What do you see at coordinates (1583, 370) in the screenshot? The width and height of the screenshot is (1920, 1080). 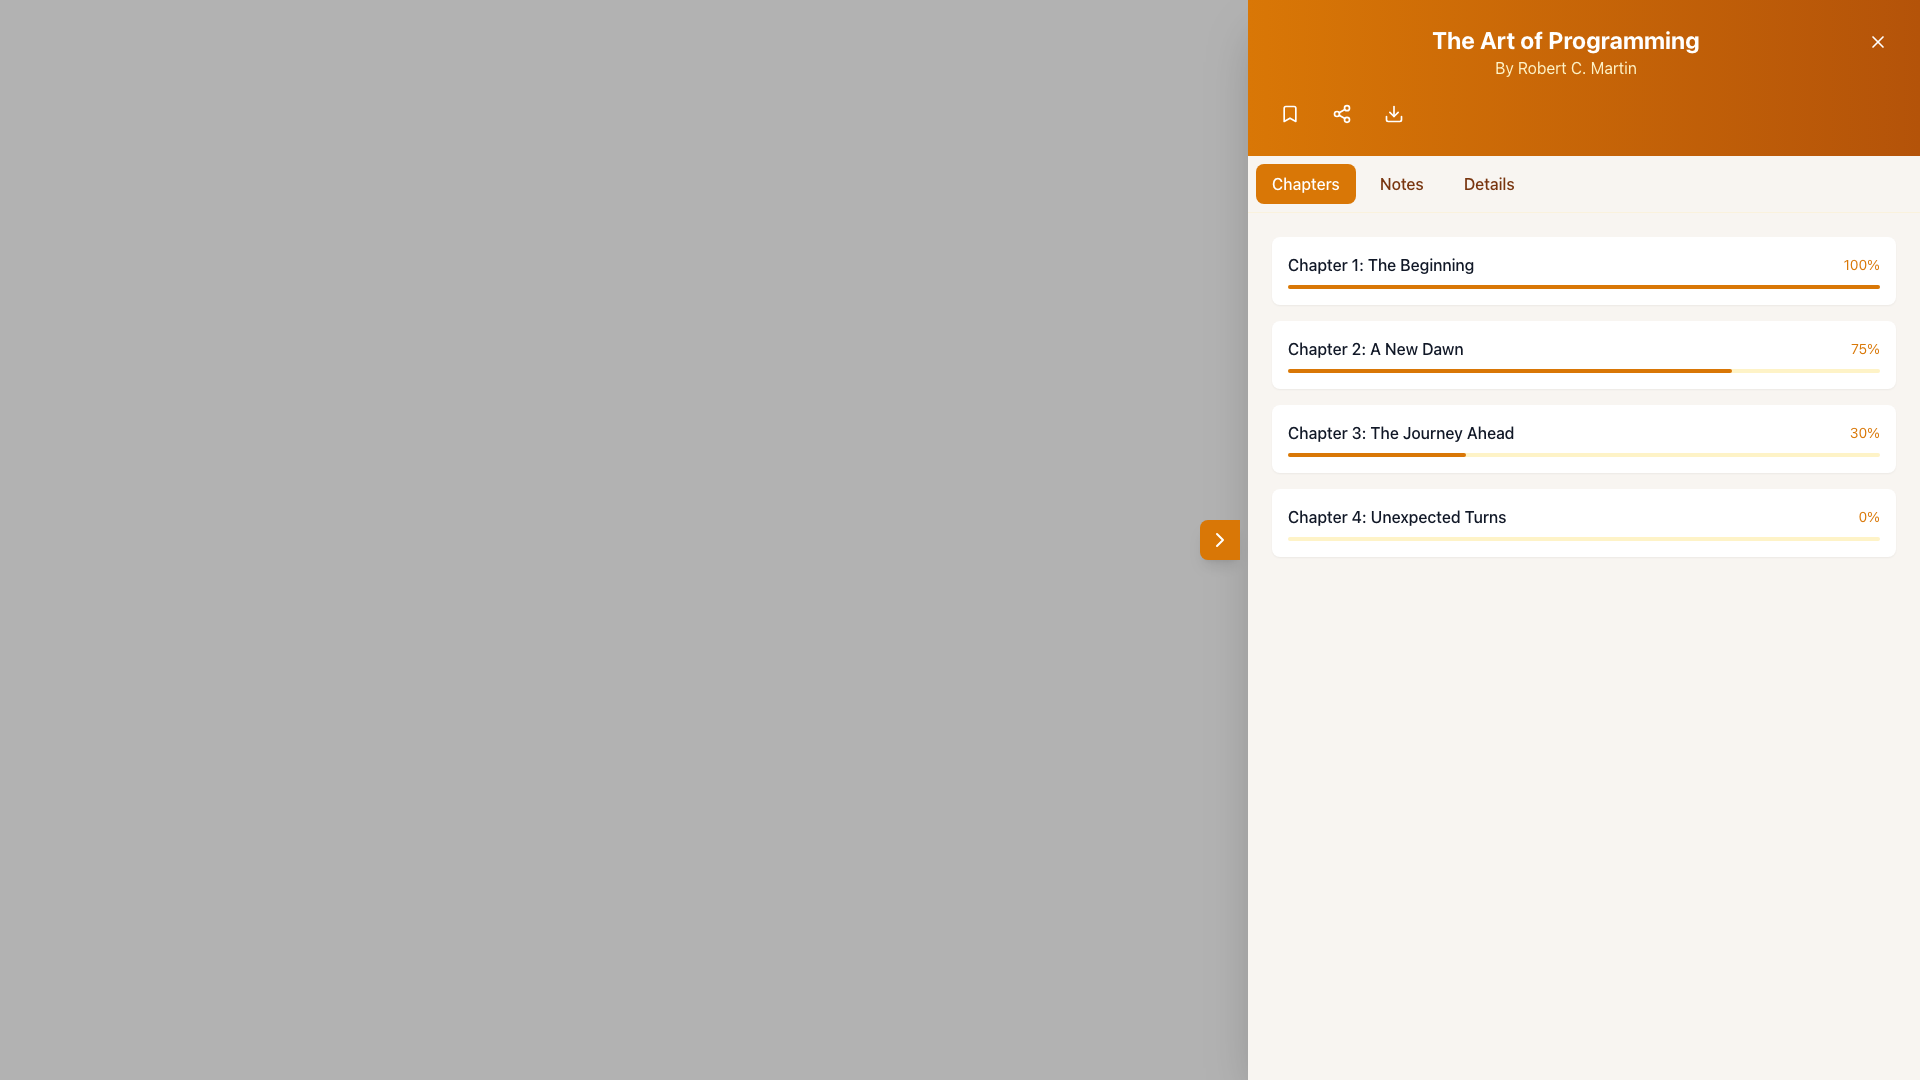 I see `the progress bar indicating 75% completion located at the bottom of the card labeled 'Chapter 2: A New Dawn'` at bounding box center [1583, 370].